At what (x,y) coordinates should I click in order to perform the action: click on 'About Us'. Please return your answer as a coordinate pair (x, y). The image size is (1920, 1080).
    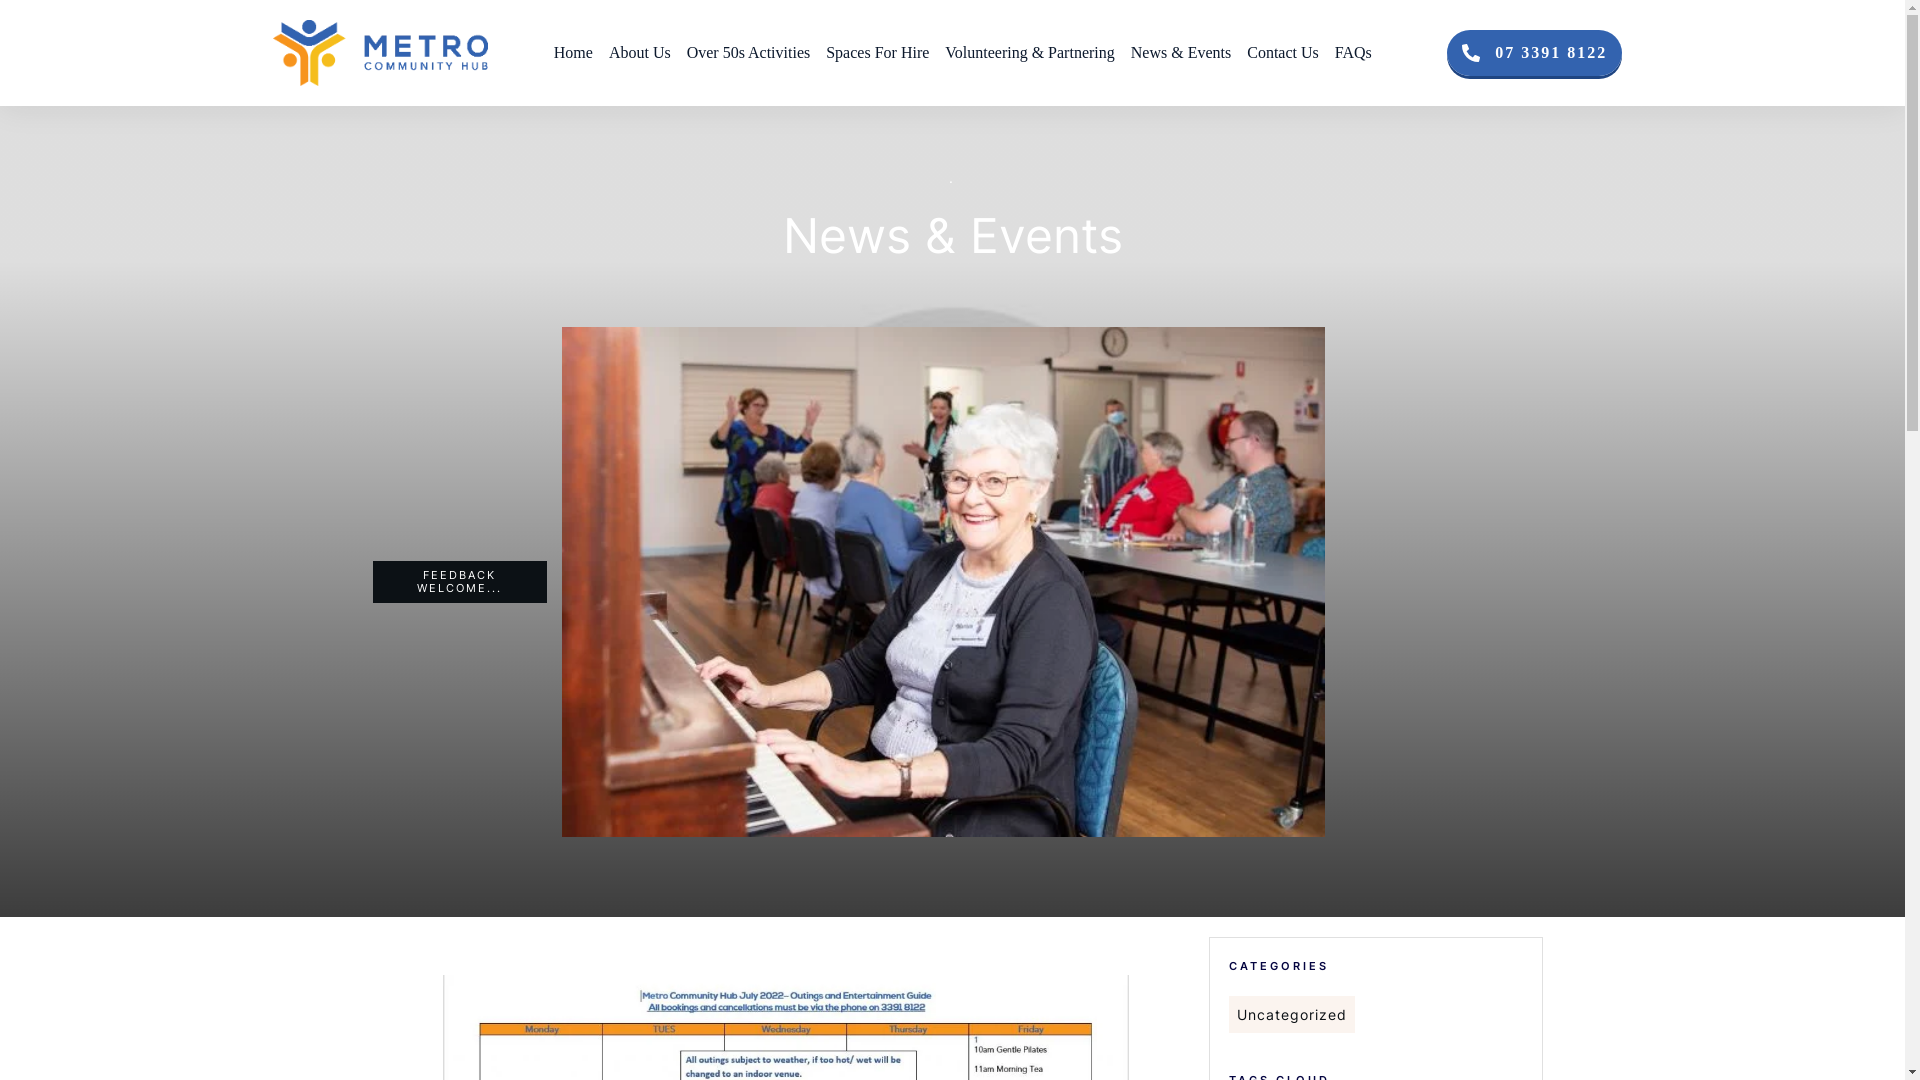
    Looking at the image, I should click on (608, 52).